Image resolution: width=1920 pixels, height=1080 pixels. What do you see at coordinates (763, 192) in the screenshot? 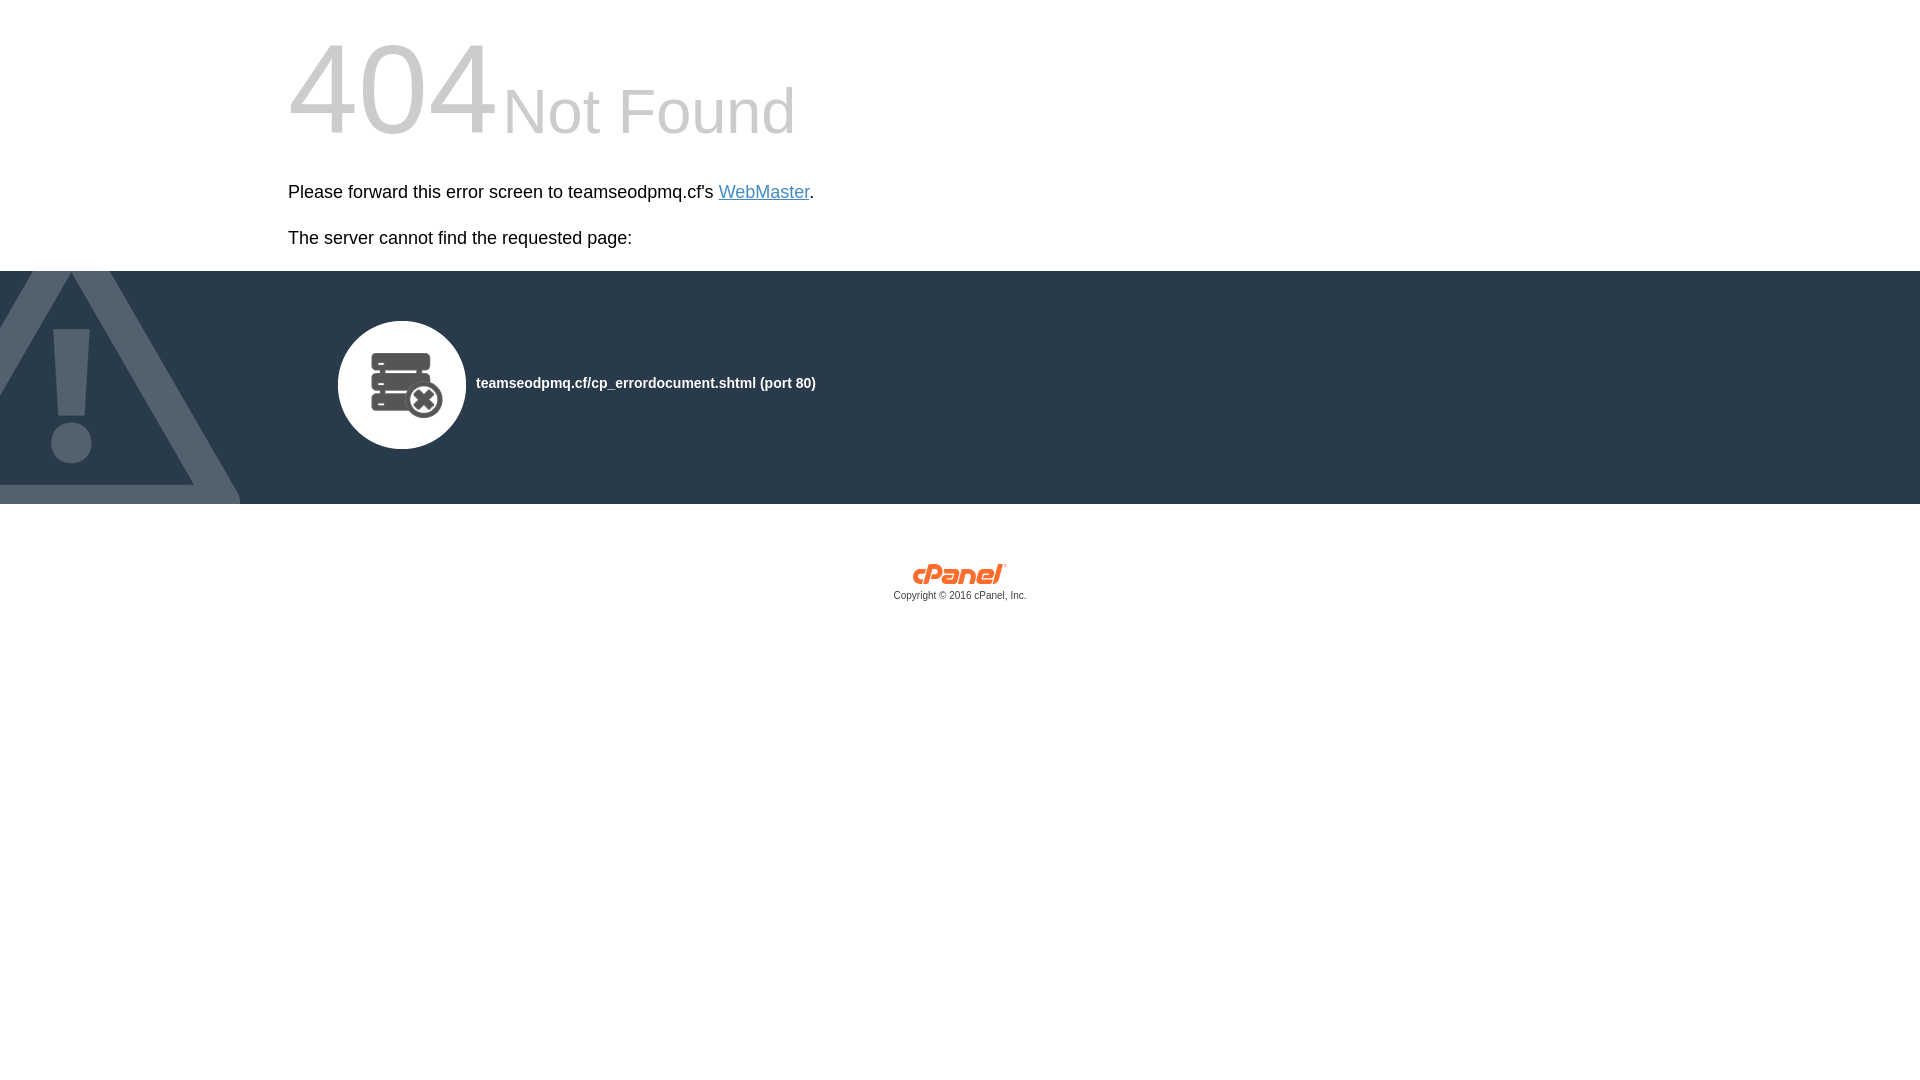
I see `'WebMaster'` at bounding box center [763, 192].